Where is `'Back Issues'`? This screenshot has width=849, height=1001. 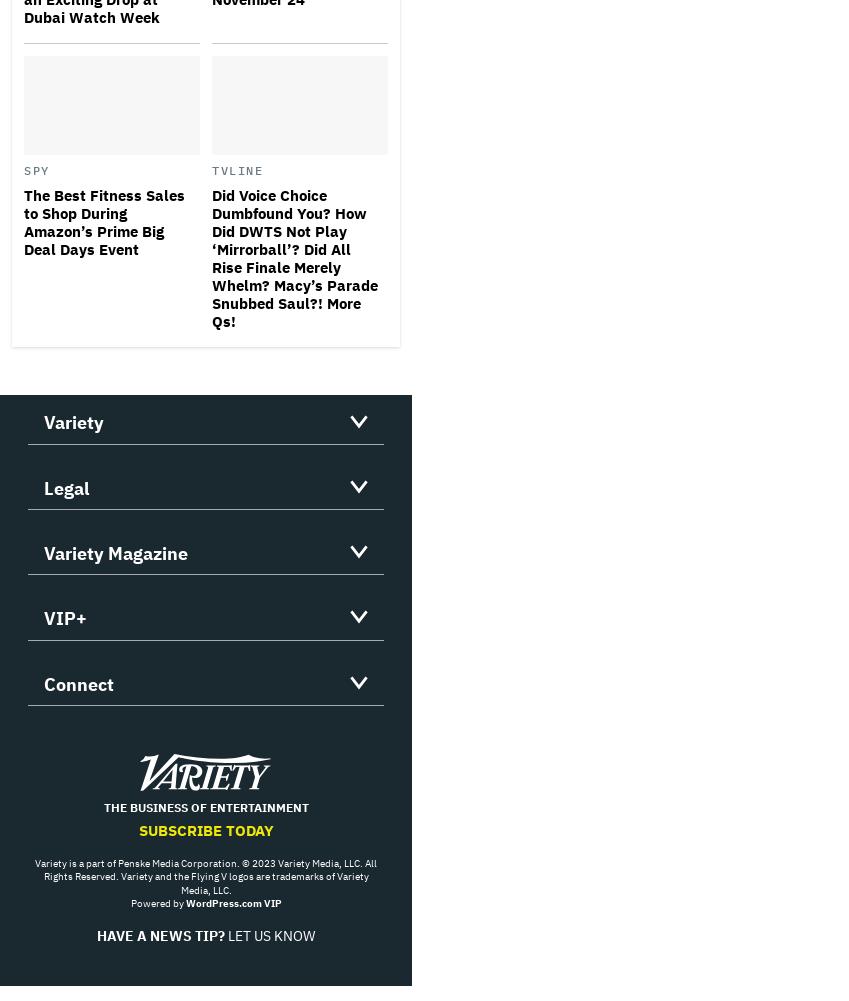 'Back Issues' is located at coordinates (42, 649).